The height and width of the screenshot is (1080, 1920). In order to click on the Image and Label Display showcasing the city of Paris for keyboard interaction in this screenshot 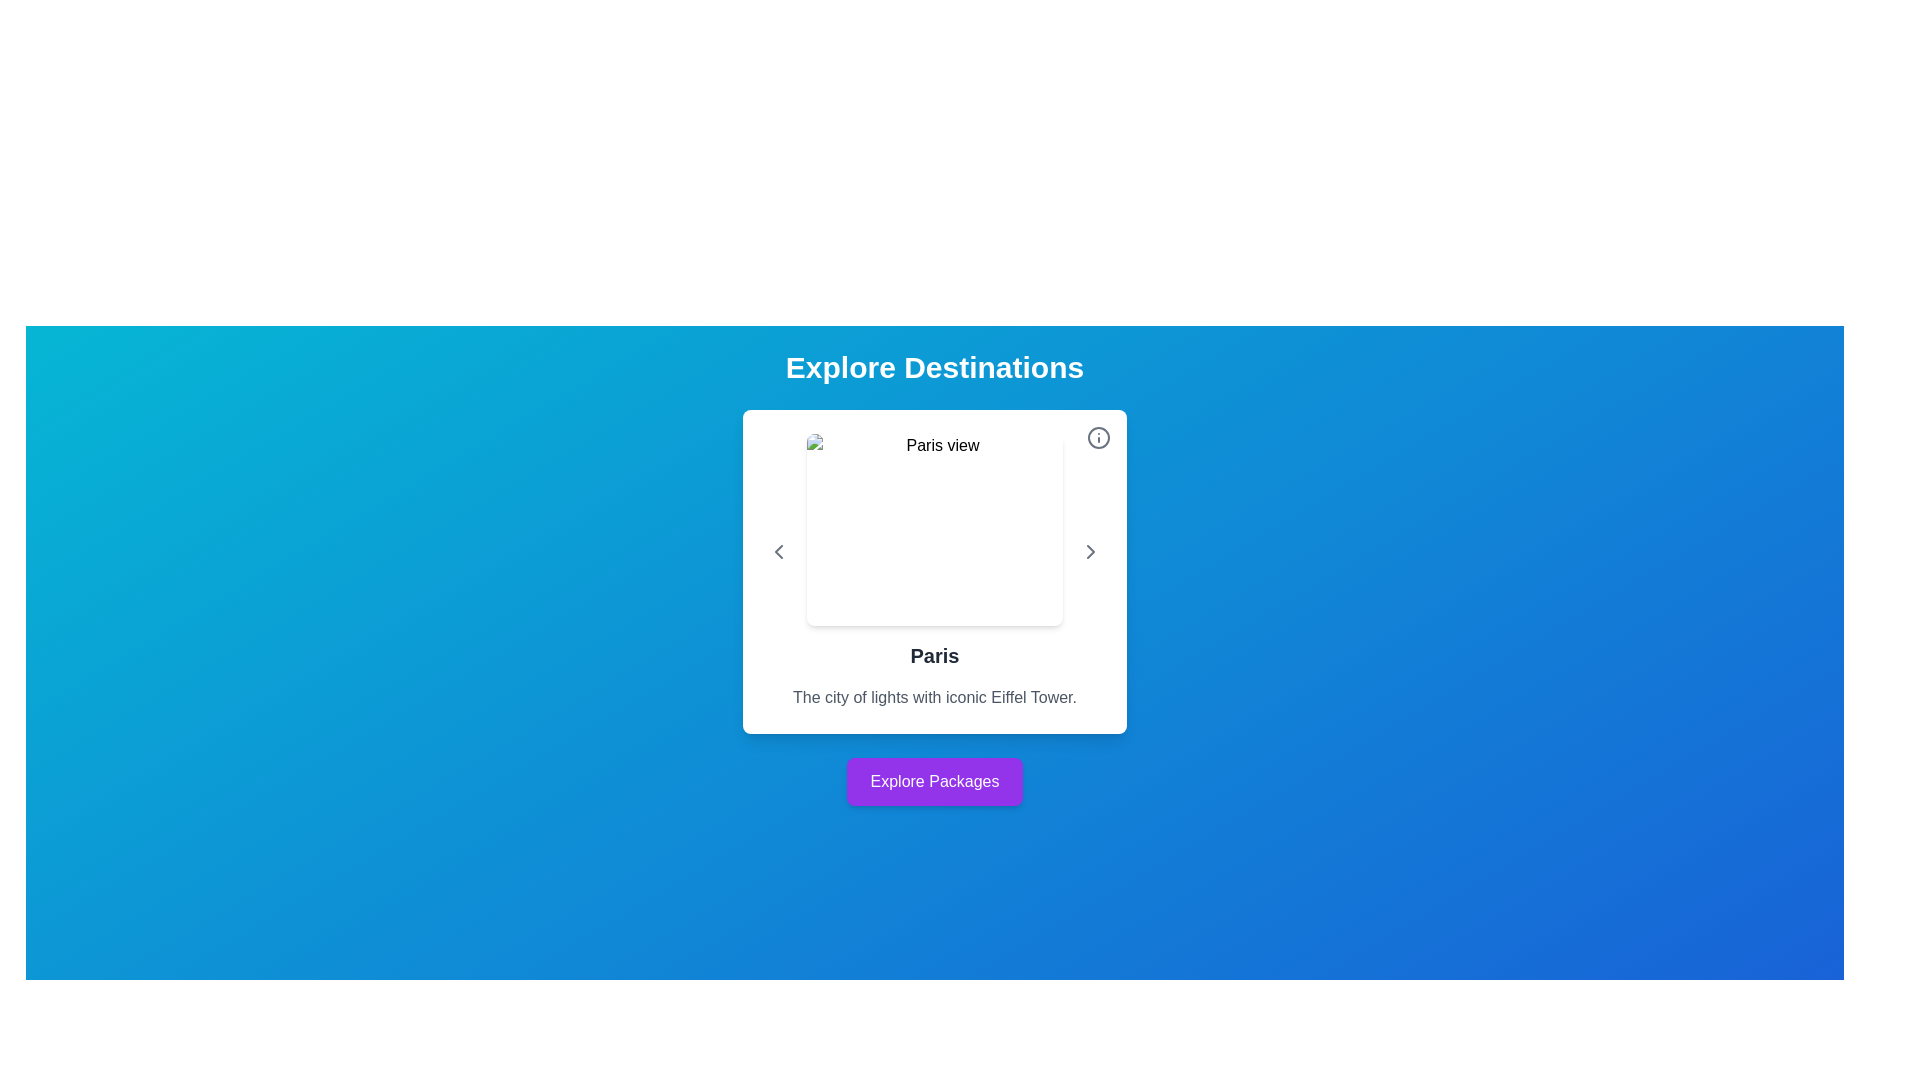, I will do `click(934, 551)`.